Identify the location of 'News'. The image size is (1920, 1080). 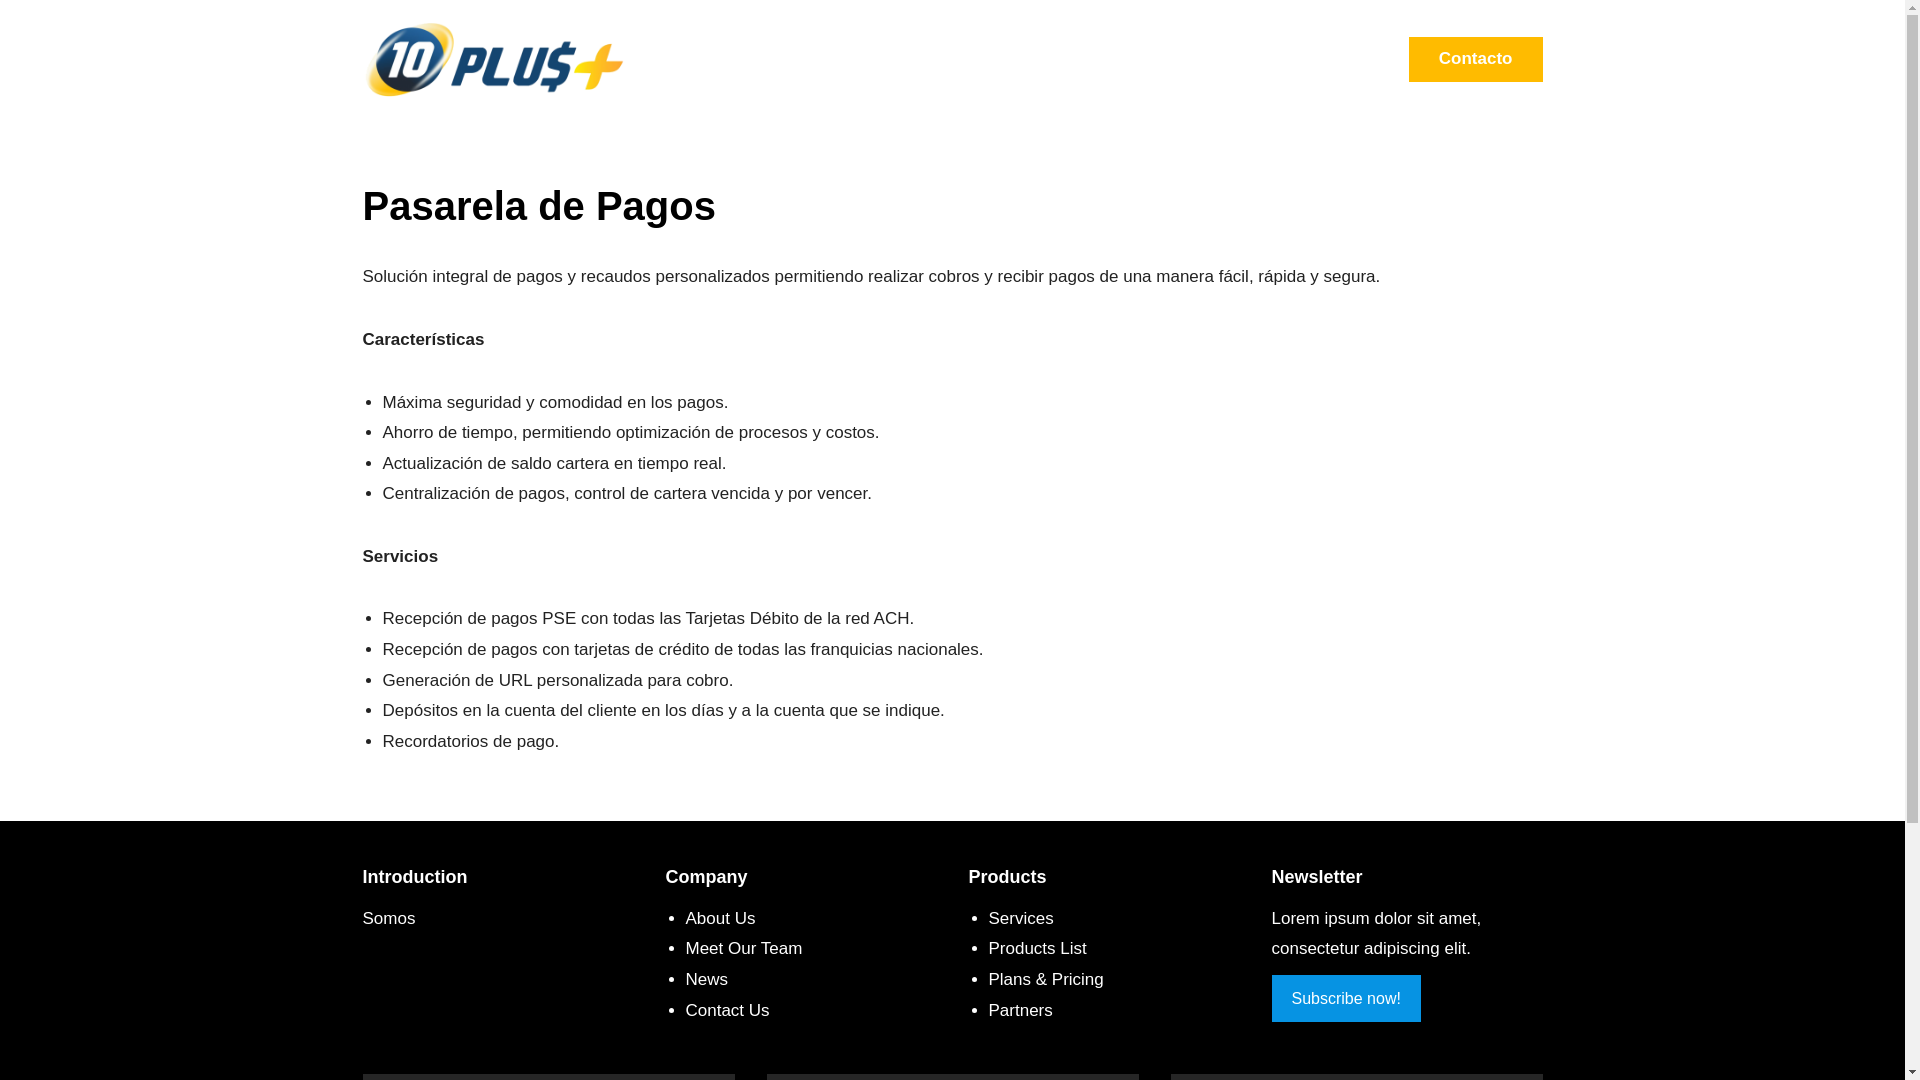
(707, 978).